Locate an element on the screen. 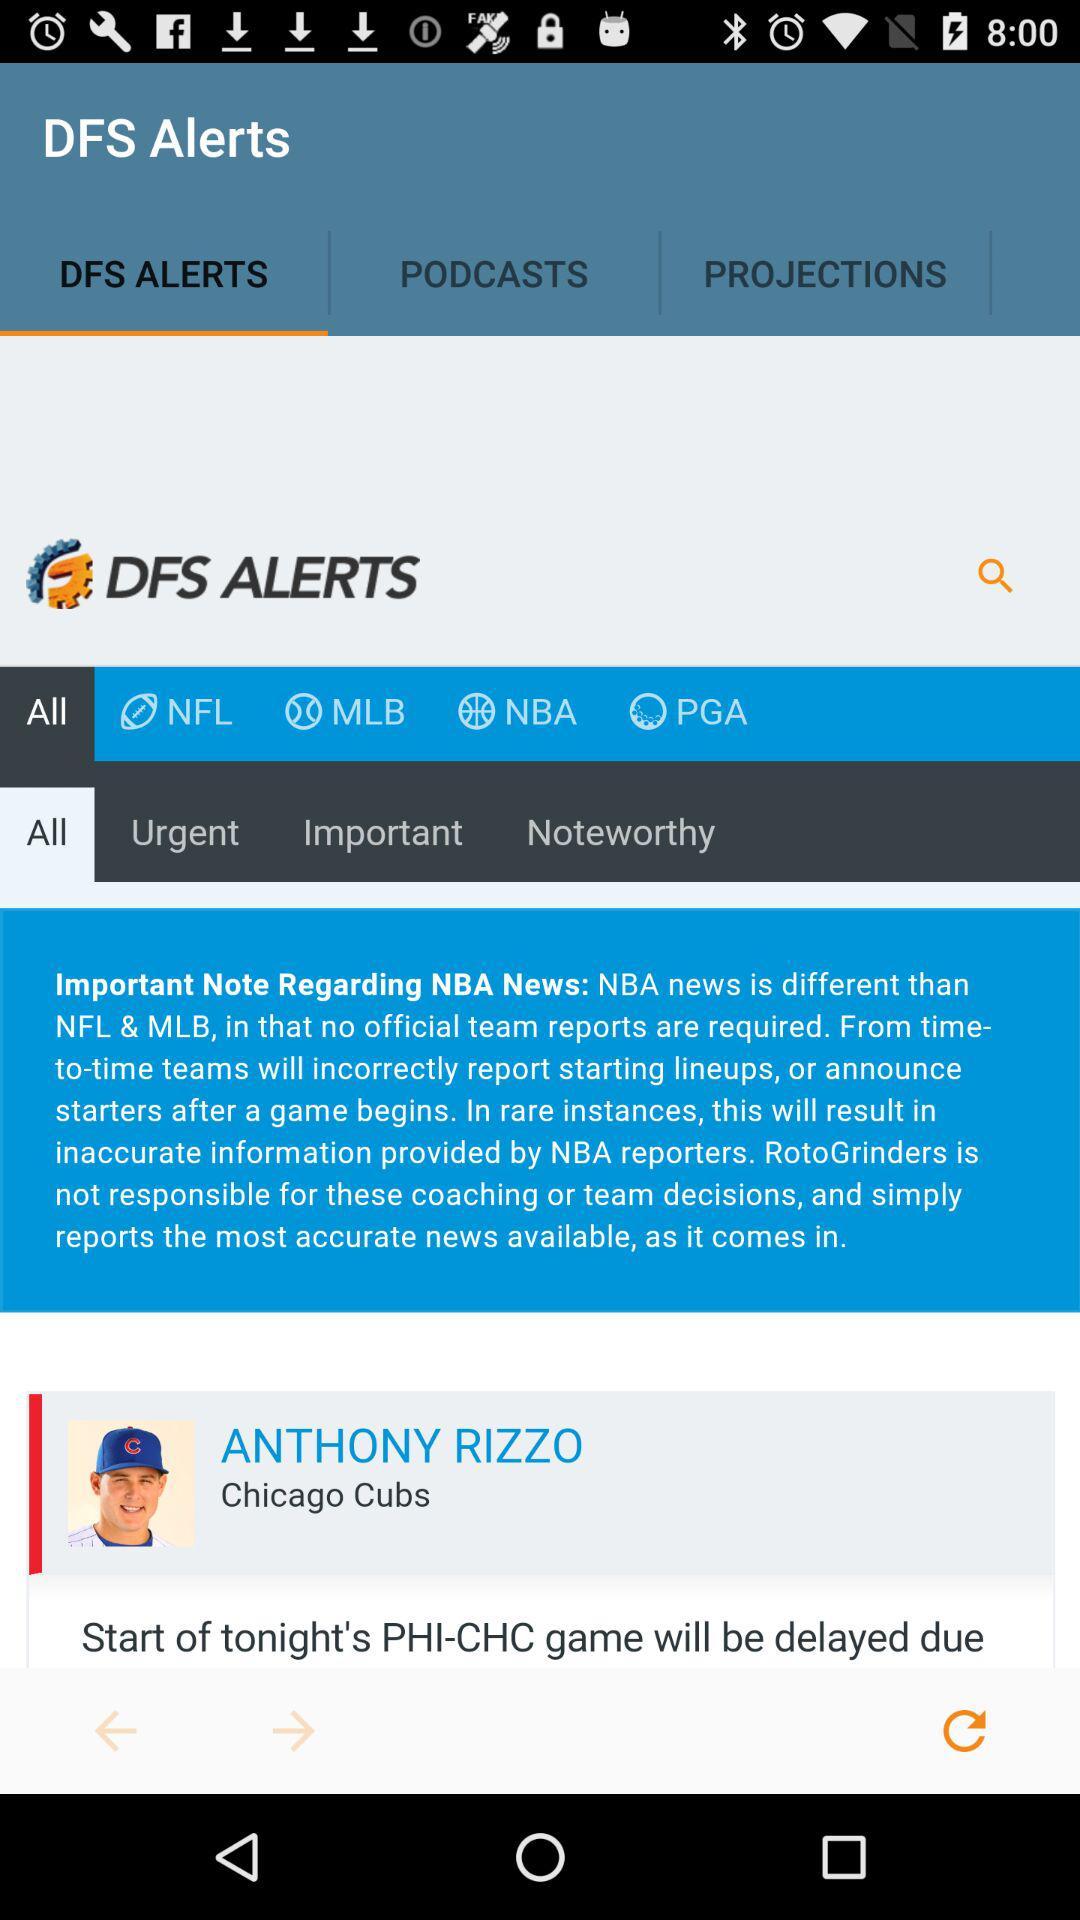  go back is located at coordinates (115, 1730).